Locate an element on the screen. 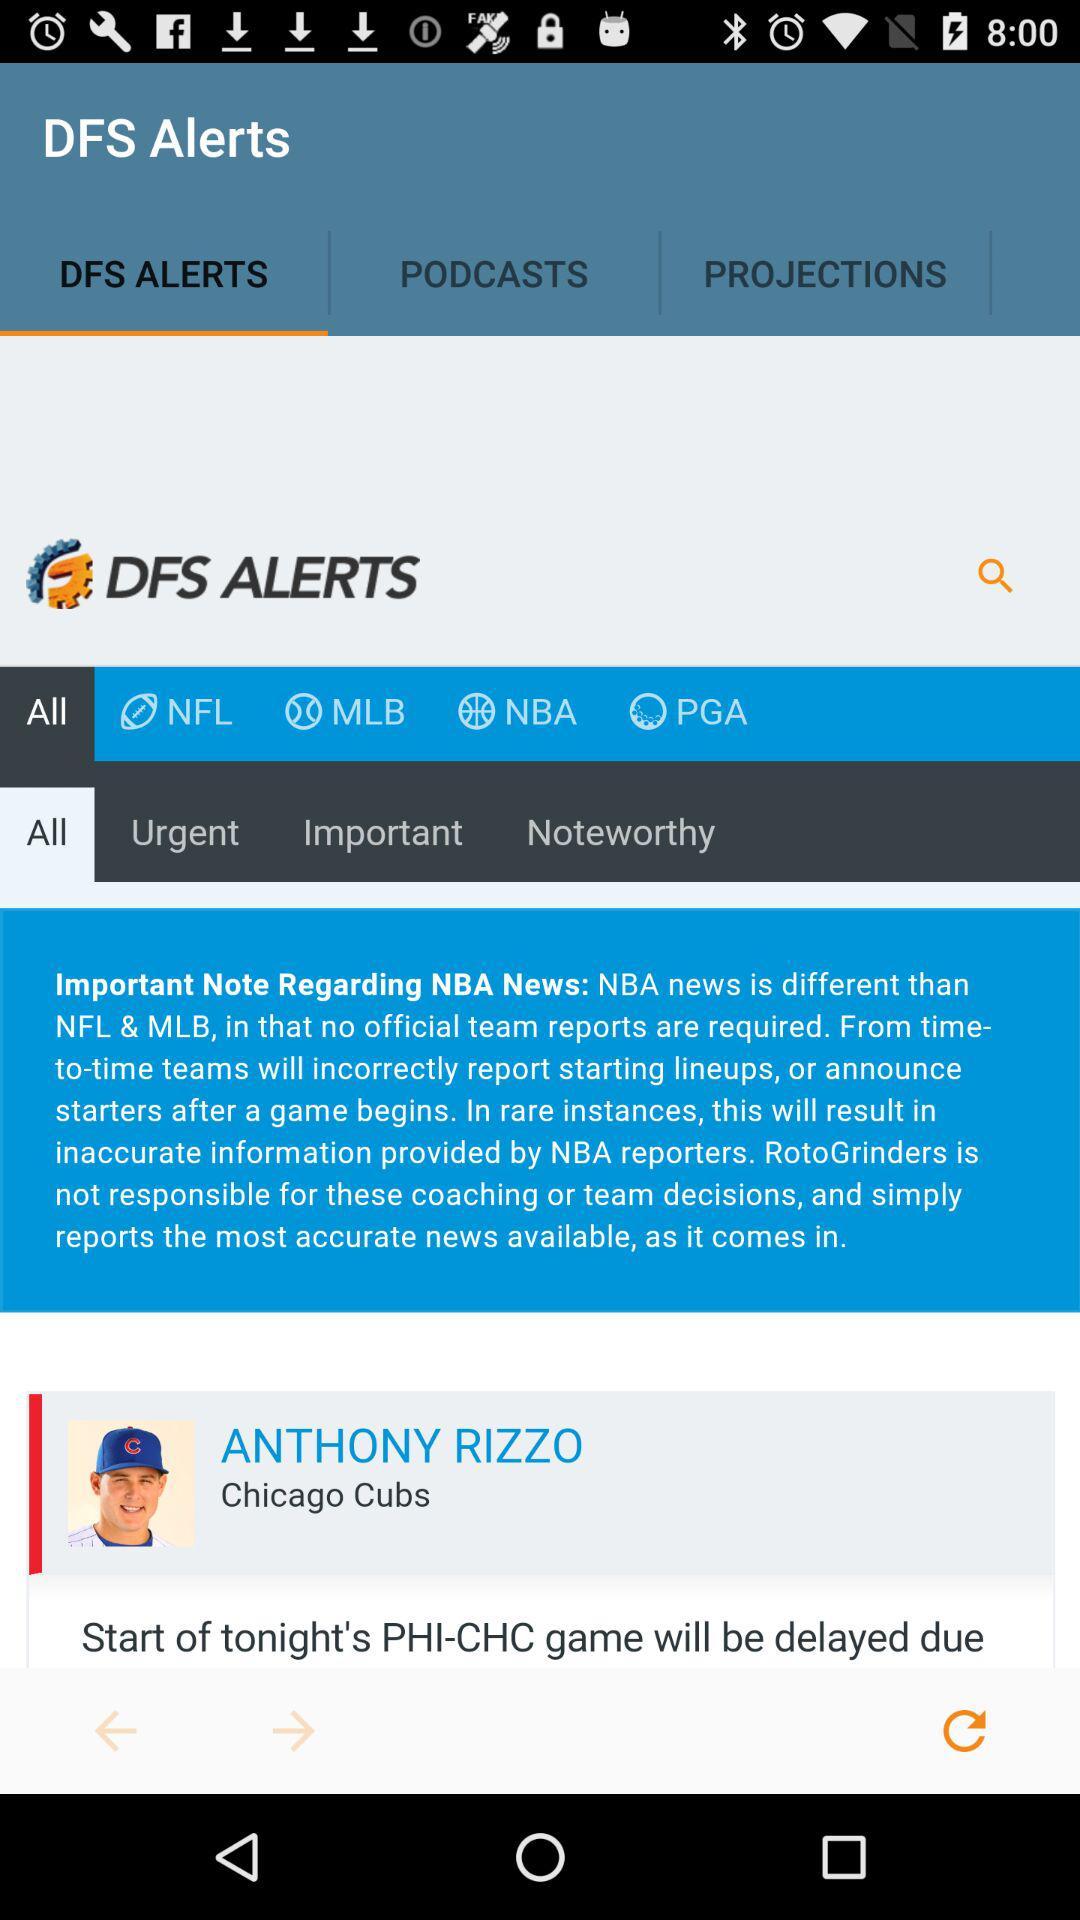  go back is located at coordinates (115, 1730).